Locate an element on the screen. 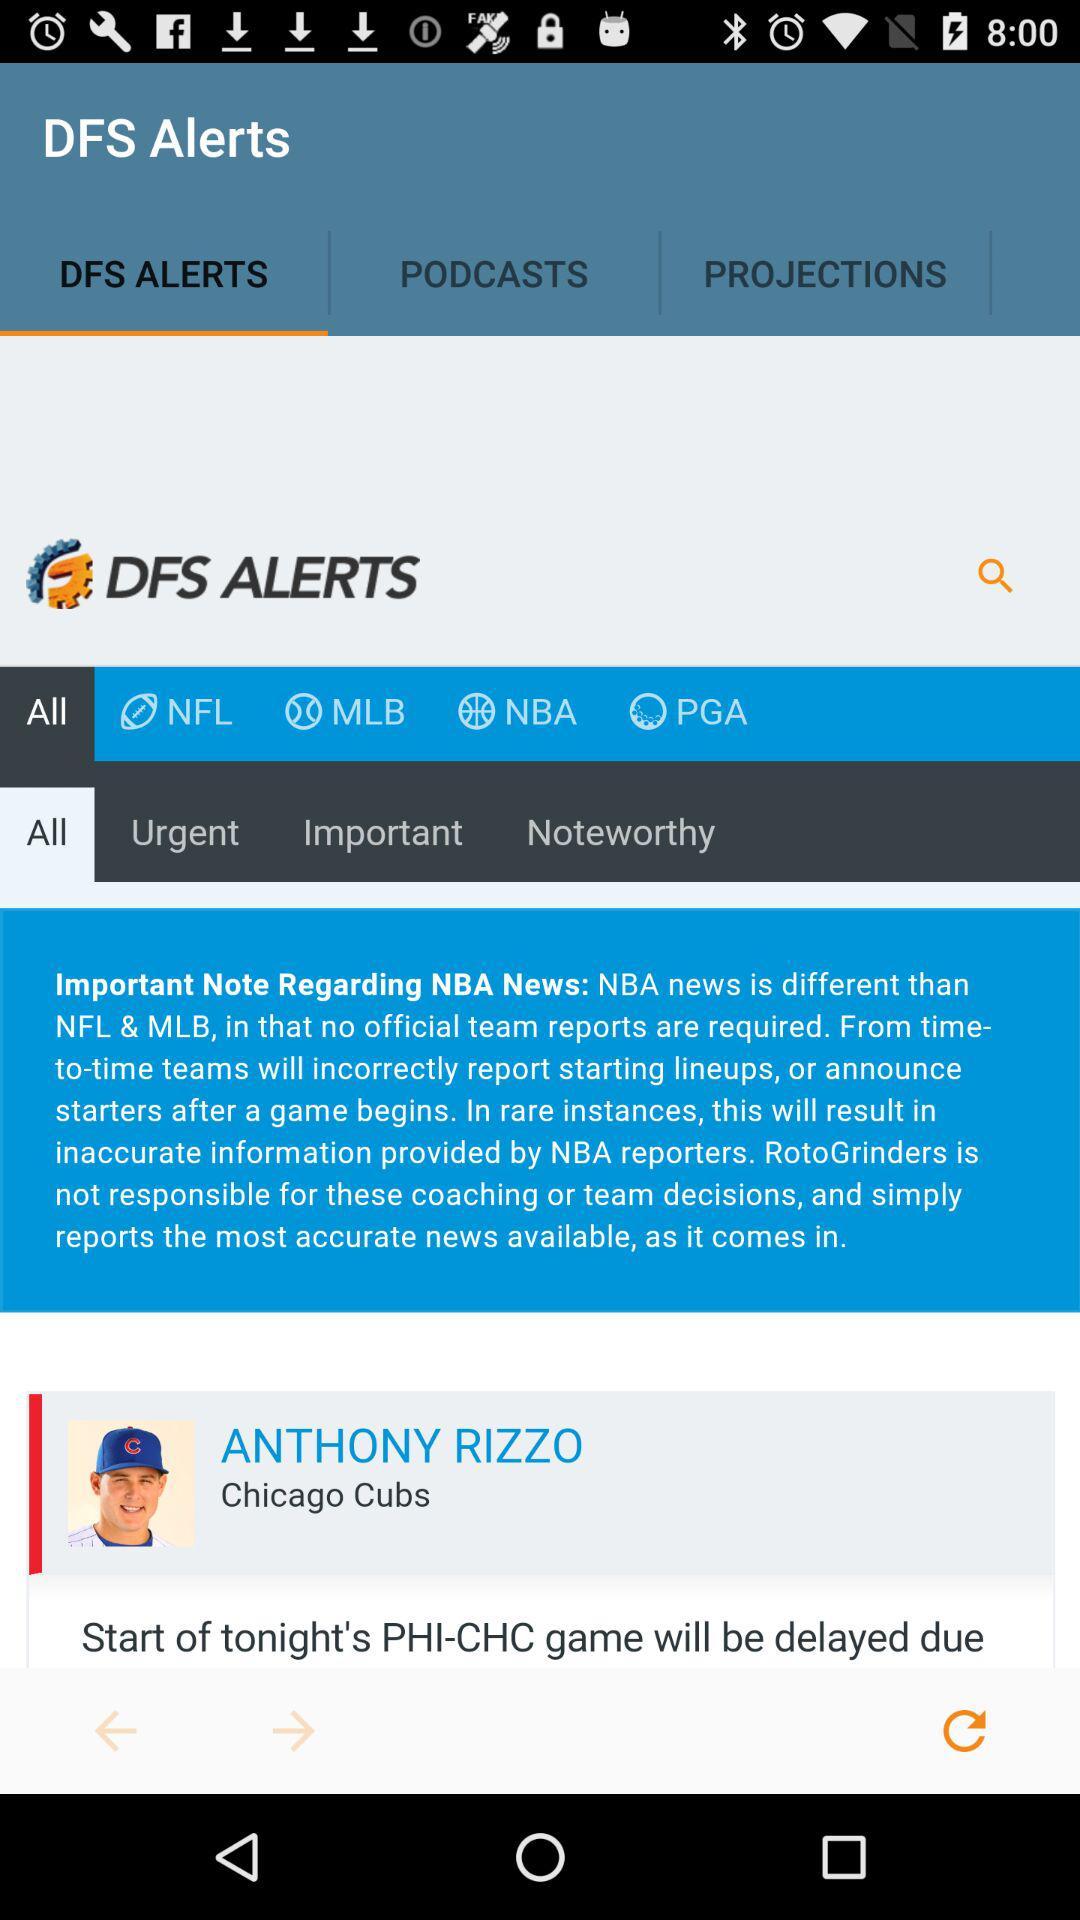  go back is located at coordinates (115, 1730).